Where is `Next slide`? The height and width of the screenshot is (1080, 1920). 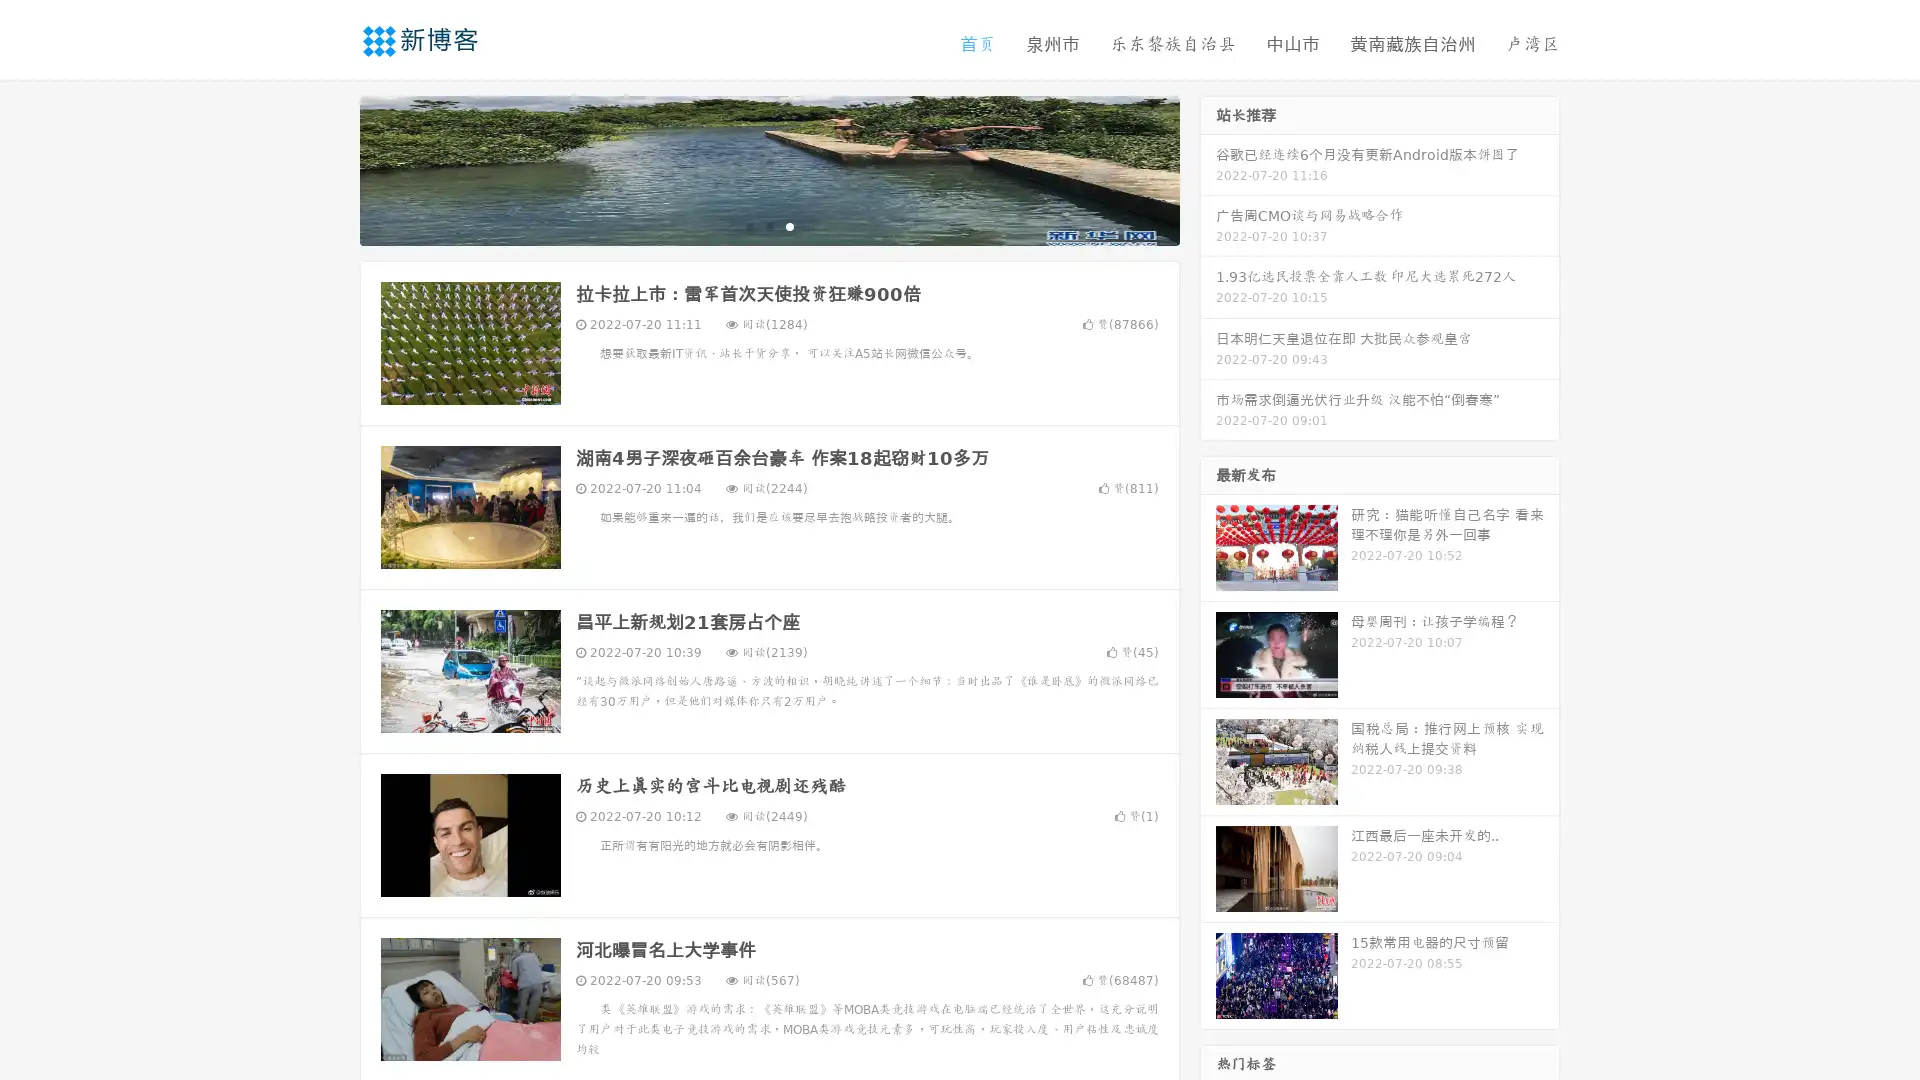 Next slide is located at coordinates (1208, 168).